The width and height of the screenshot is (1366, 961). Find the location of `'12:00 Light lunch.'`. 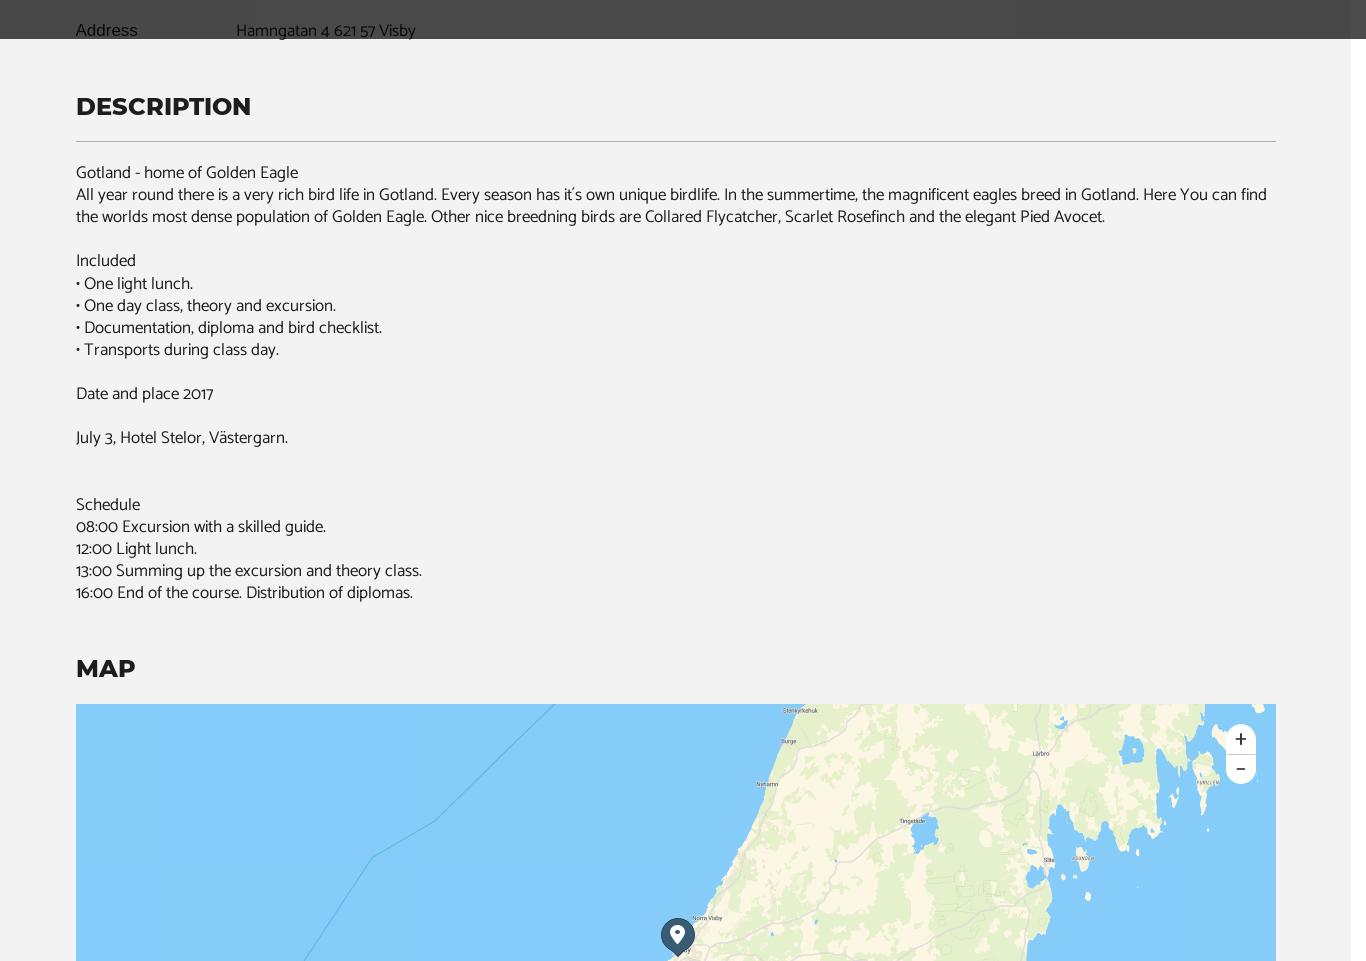

'12:00 Light lunch.' is located at coordinates (134, 546).